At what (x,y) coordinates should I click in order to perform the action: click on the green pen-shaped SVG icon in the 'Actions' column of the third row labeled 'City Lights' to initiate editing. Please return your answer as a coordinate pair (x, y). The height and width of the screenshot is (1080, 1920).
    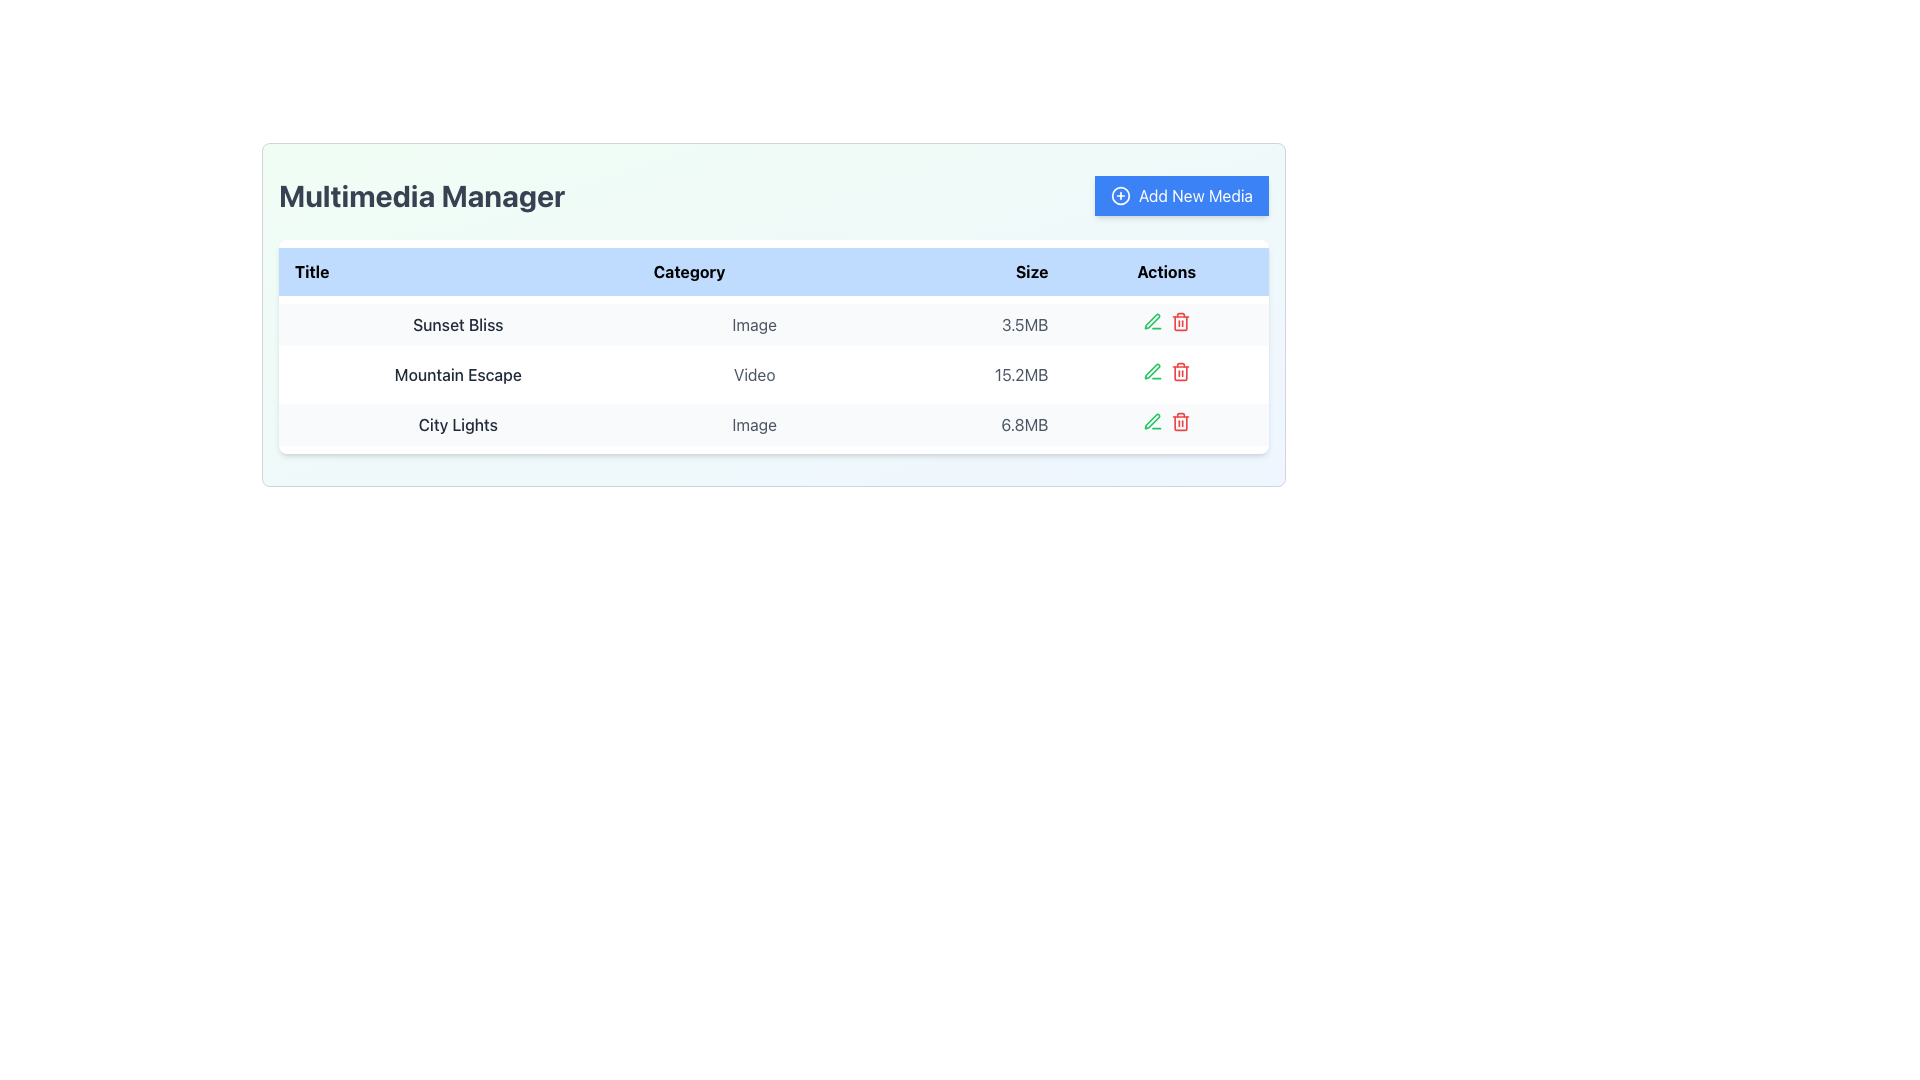
    Looking at the image, I should click on (1152, 320).